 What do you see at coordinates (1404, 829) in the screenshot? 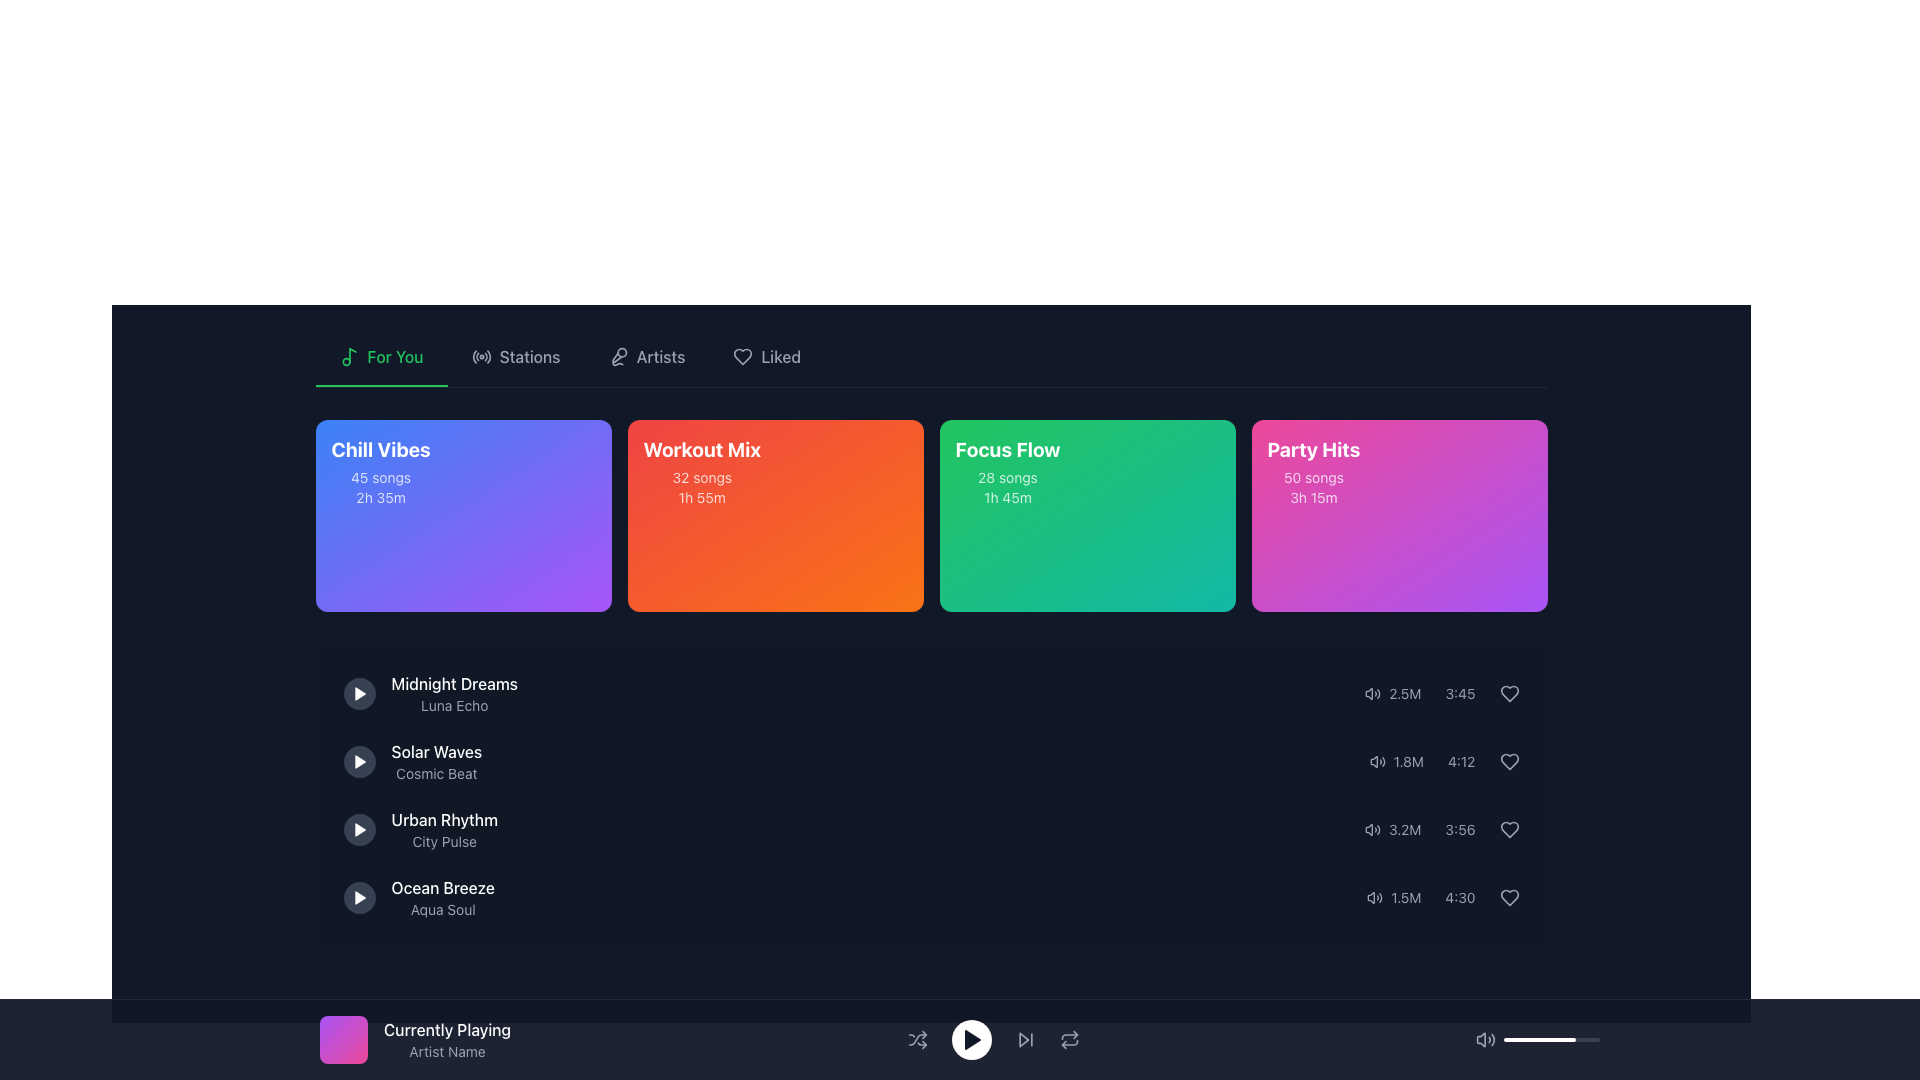
I see `text displayed in the label showing '3.2M', which is styled in gray and located in the bottom section of the interface next to a speaker icon` at bounding box center [1404, 829].